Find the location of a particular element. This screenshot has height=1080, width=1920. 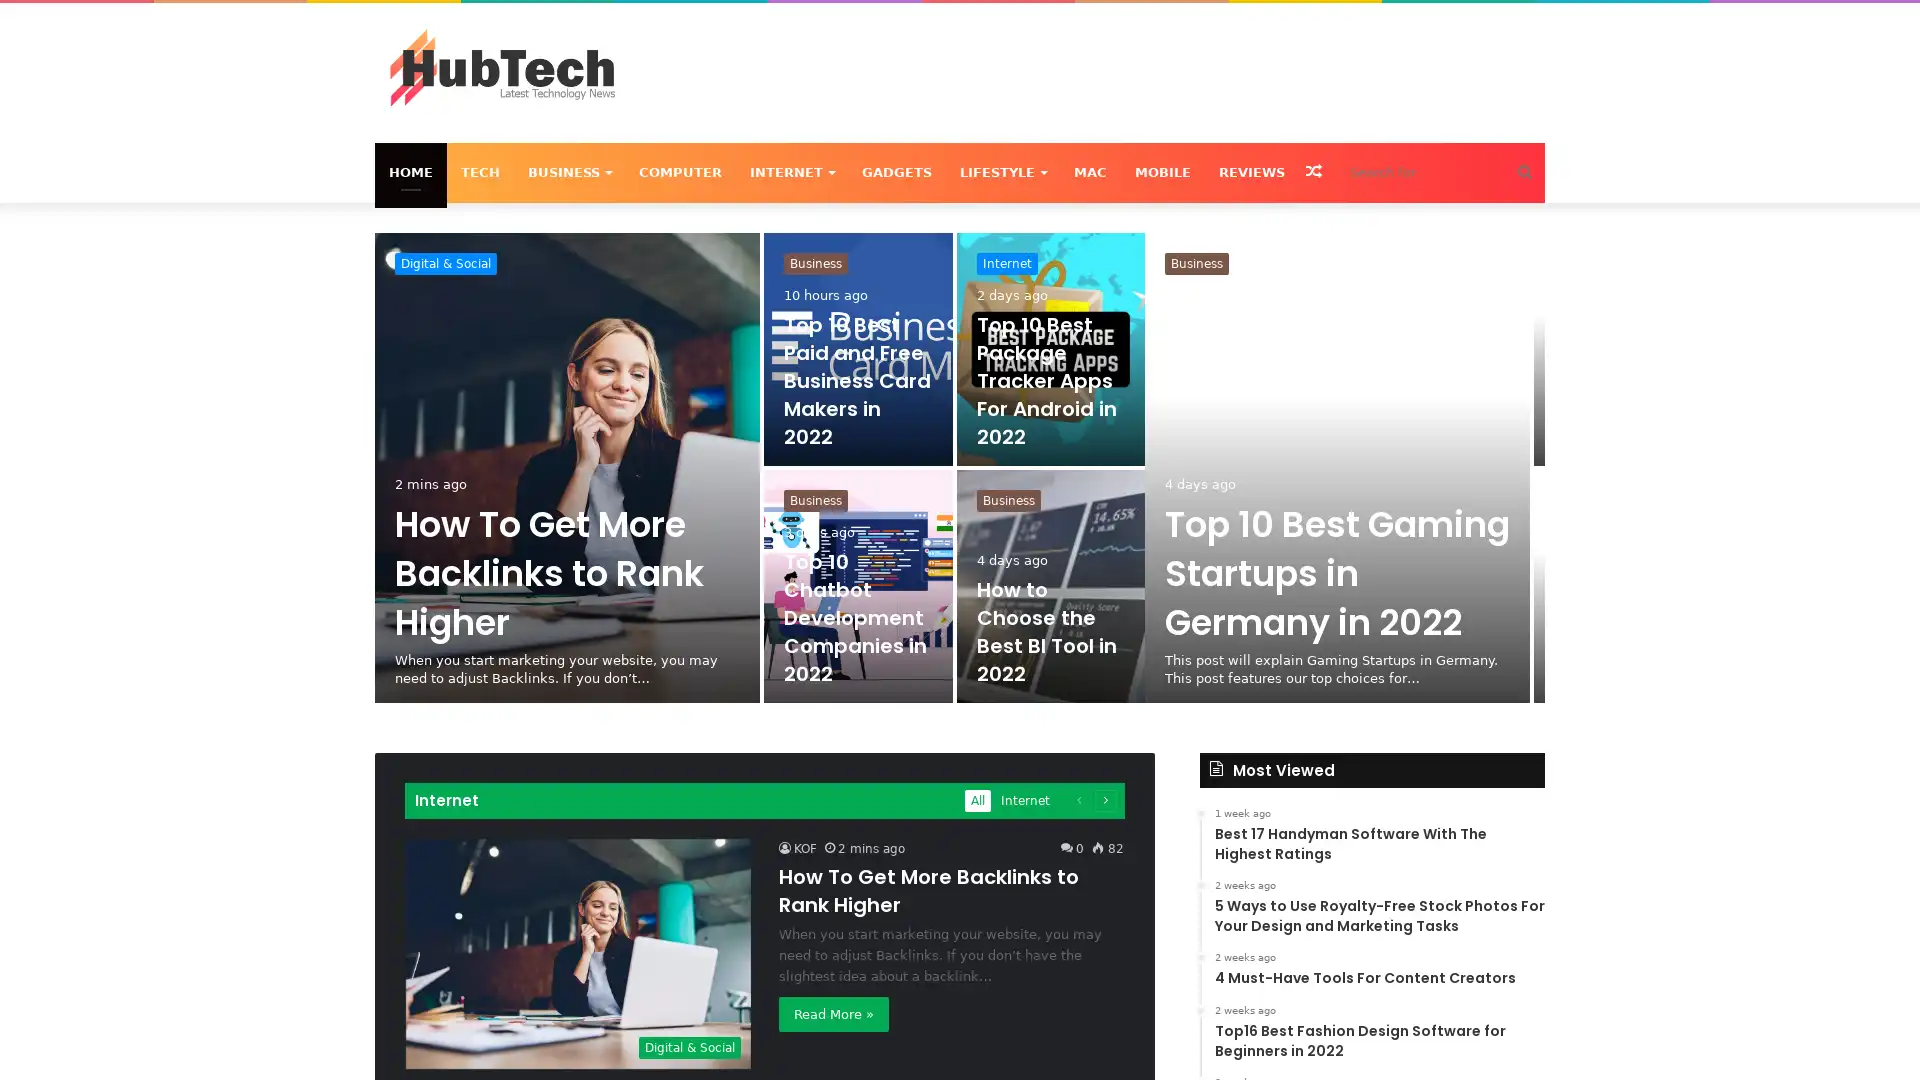

Search for is located at coordinates (1524, 171).